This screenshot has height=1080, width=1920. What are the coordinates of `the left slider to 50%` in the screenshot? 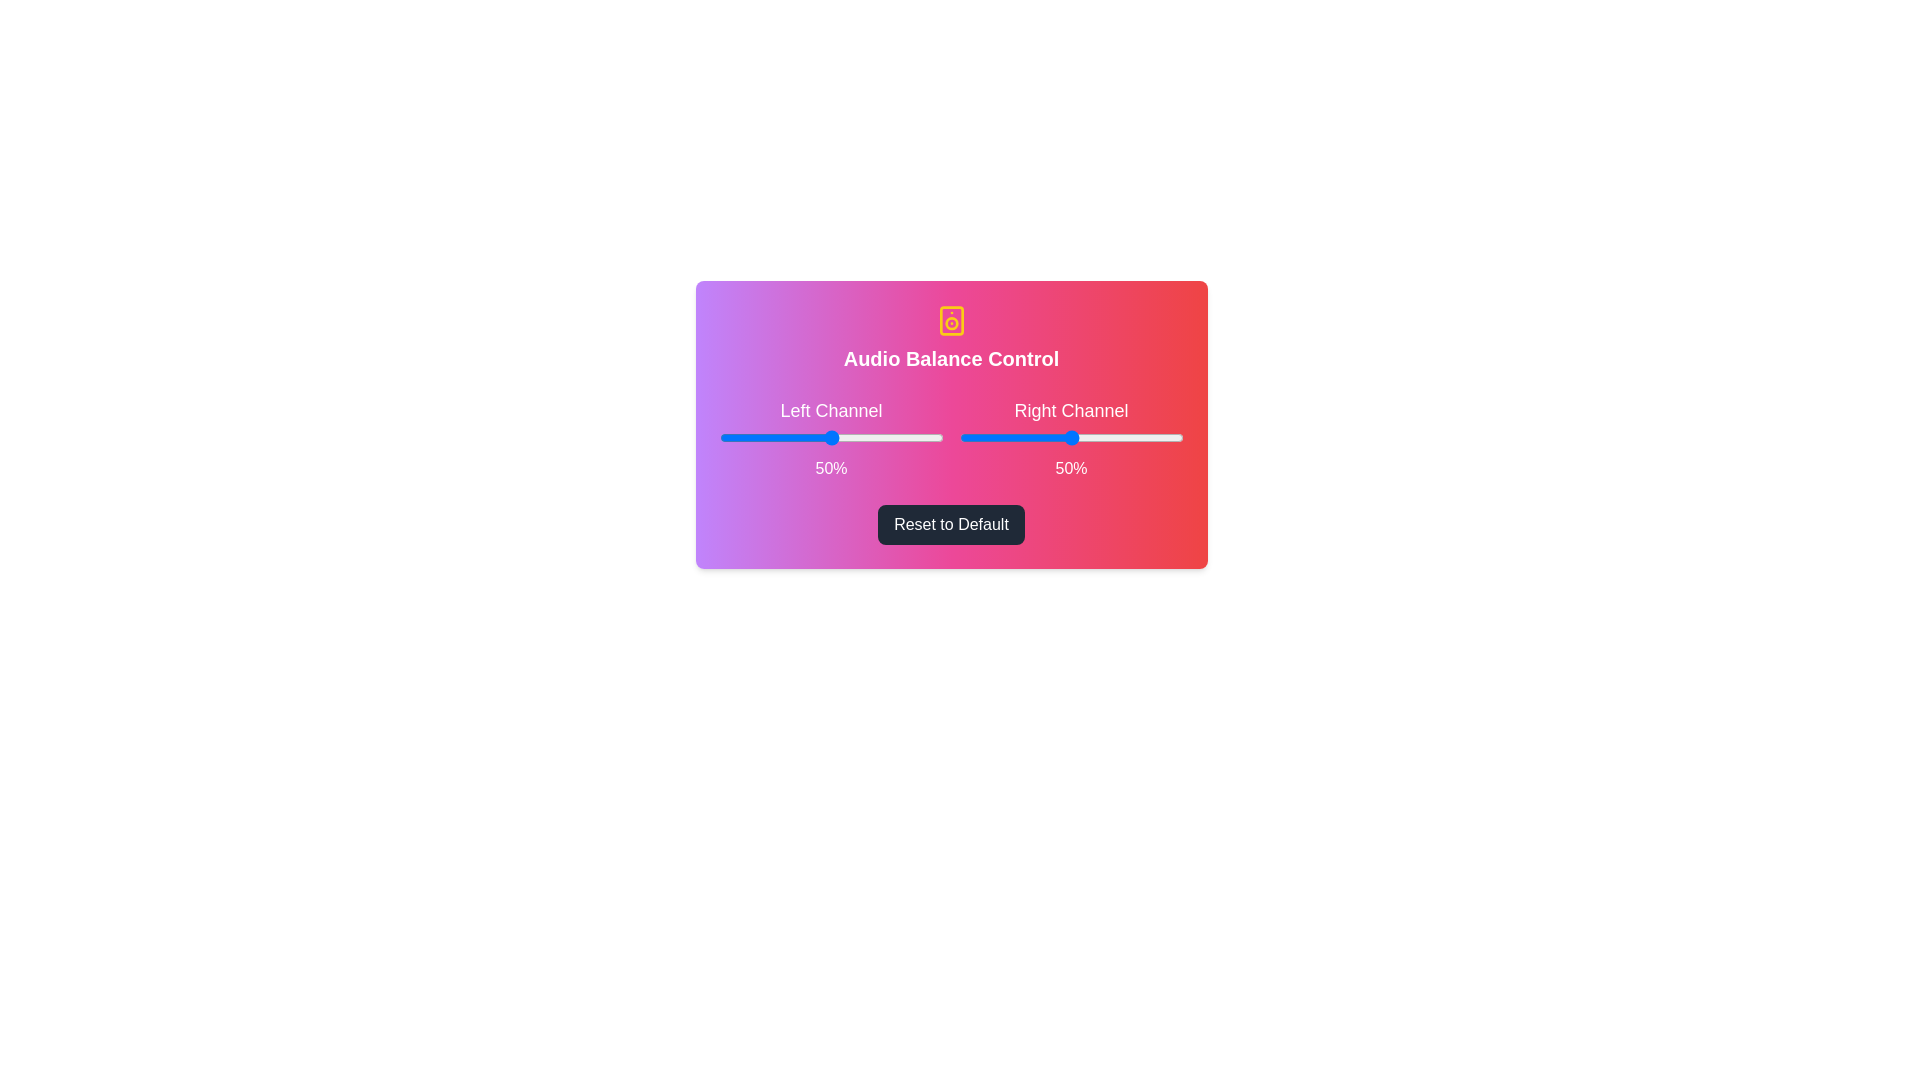 It's located at (831, 437).